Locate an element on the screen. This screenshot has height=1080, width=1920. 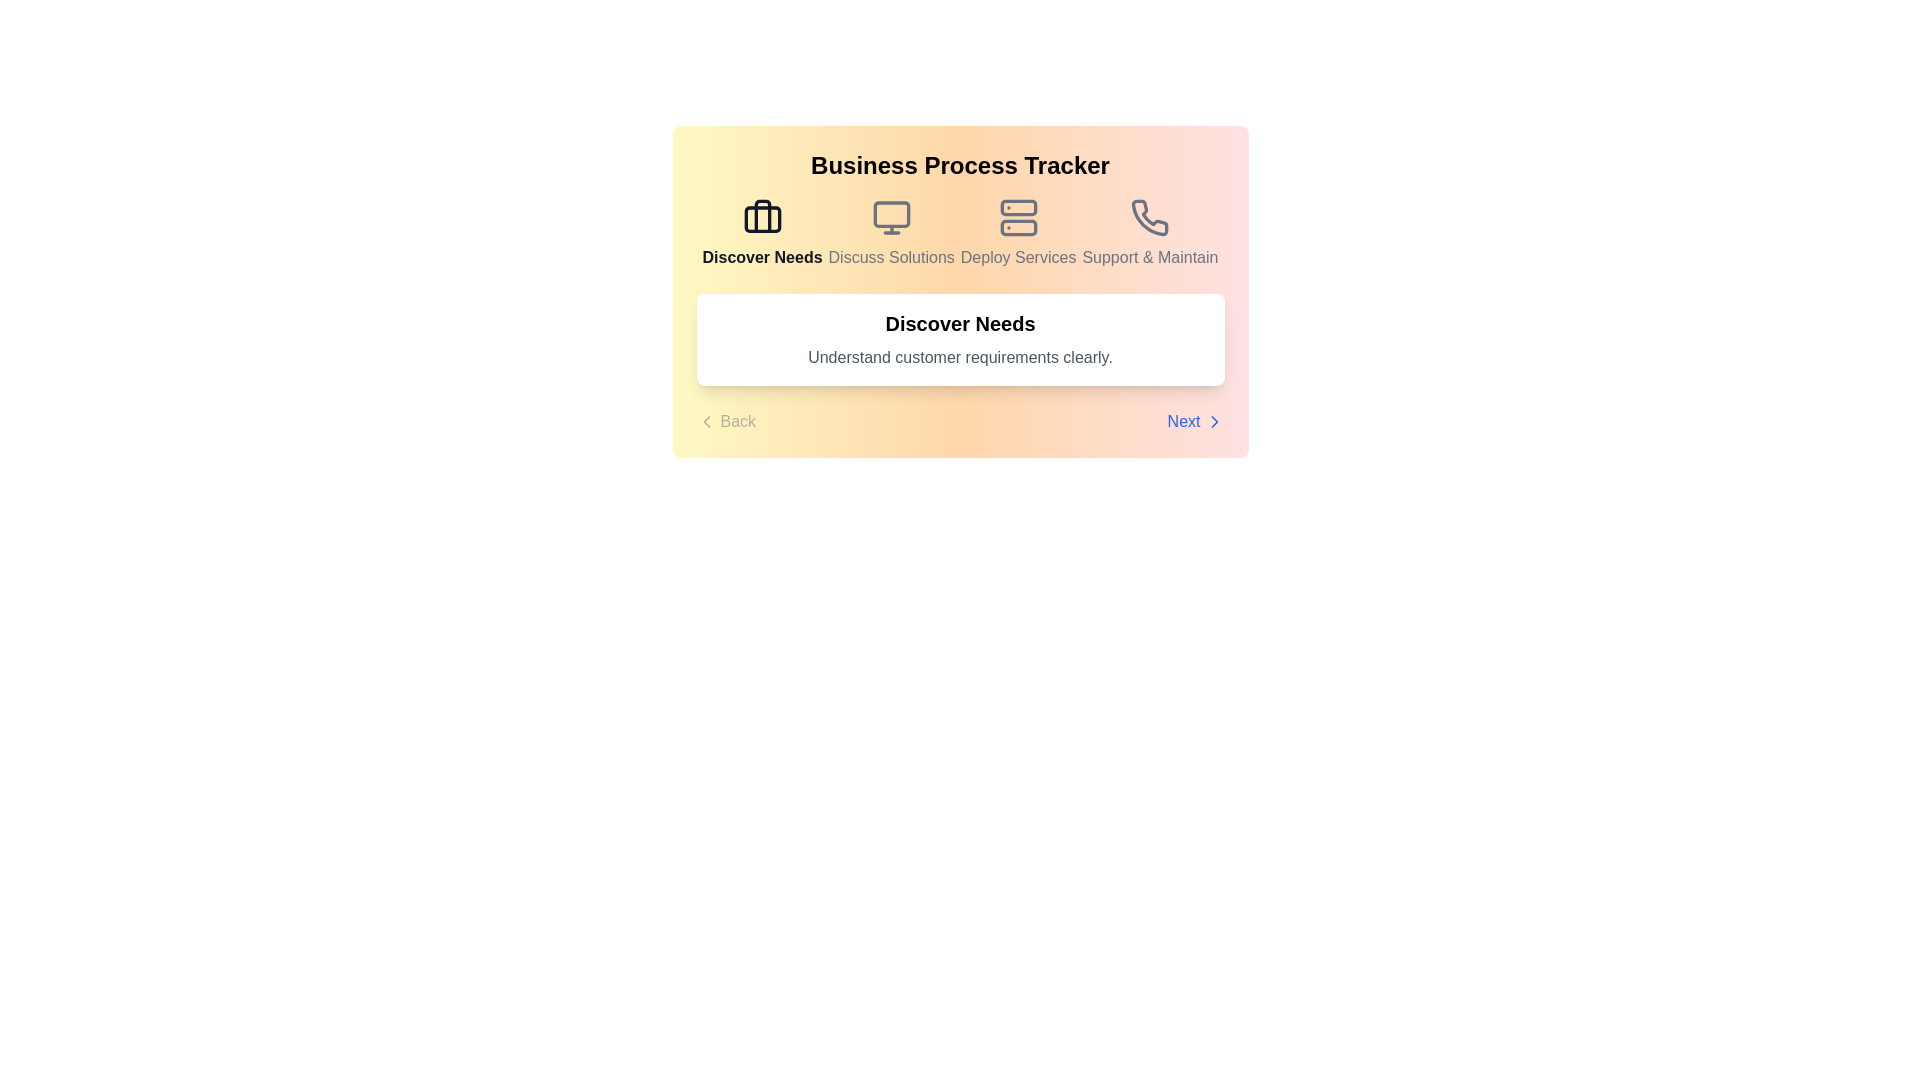
the step icon for Discover Needs is located at coordinates (761, 233).